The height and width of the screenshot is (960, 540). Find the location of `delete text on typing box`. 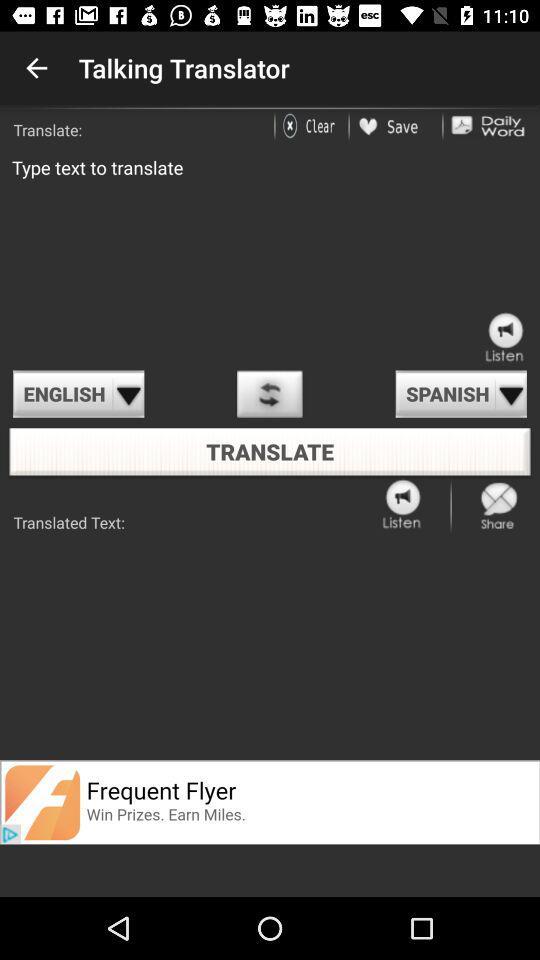

delete text on typing box is located at coordinates (312, 125).